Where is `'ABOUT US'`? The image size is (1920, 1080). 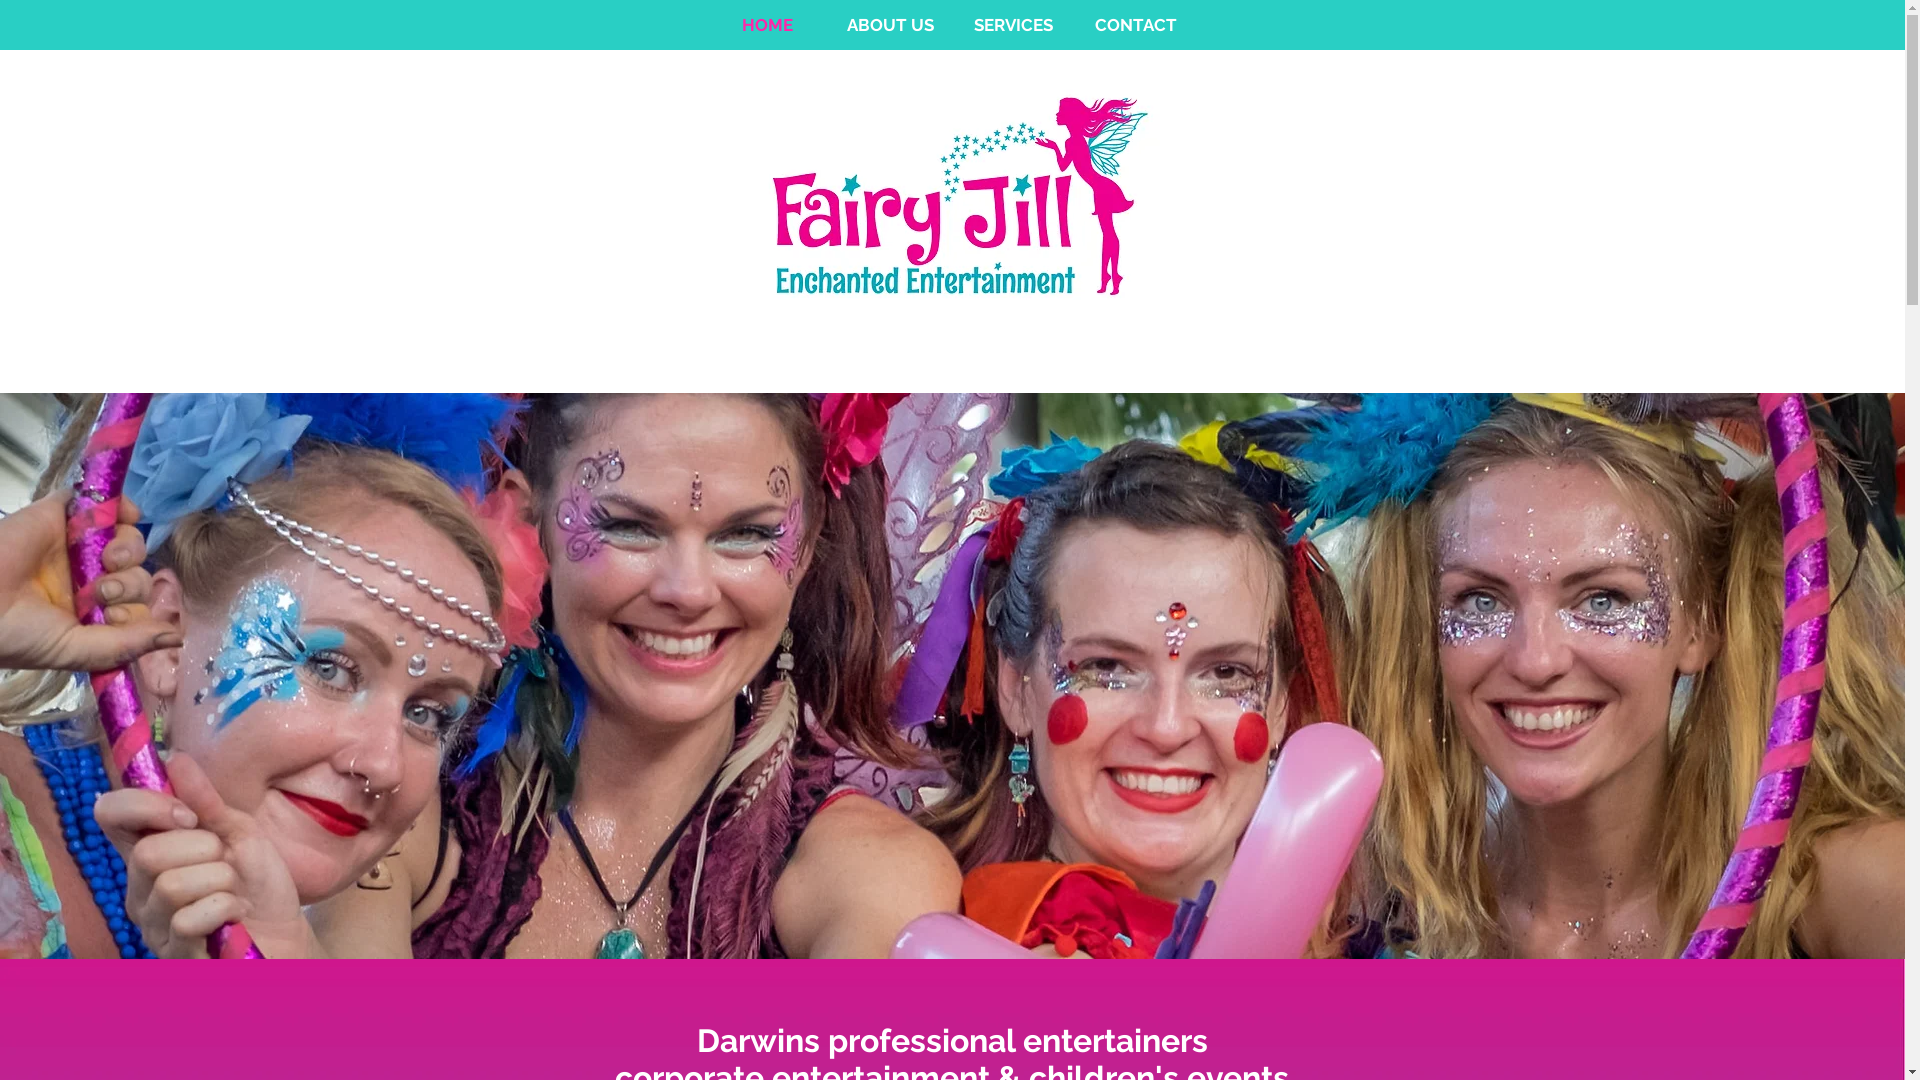 'ABOUT US' is located at coordinates (888, 25).